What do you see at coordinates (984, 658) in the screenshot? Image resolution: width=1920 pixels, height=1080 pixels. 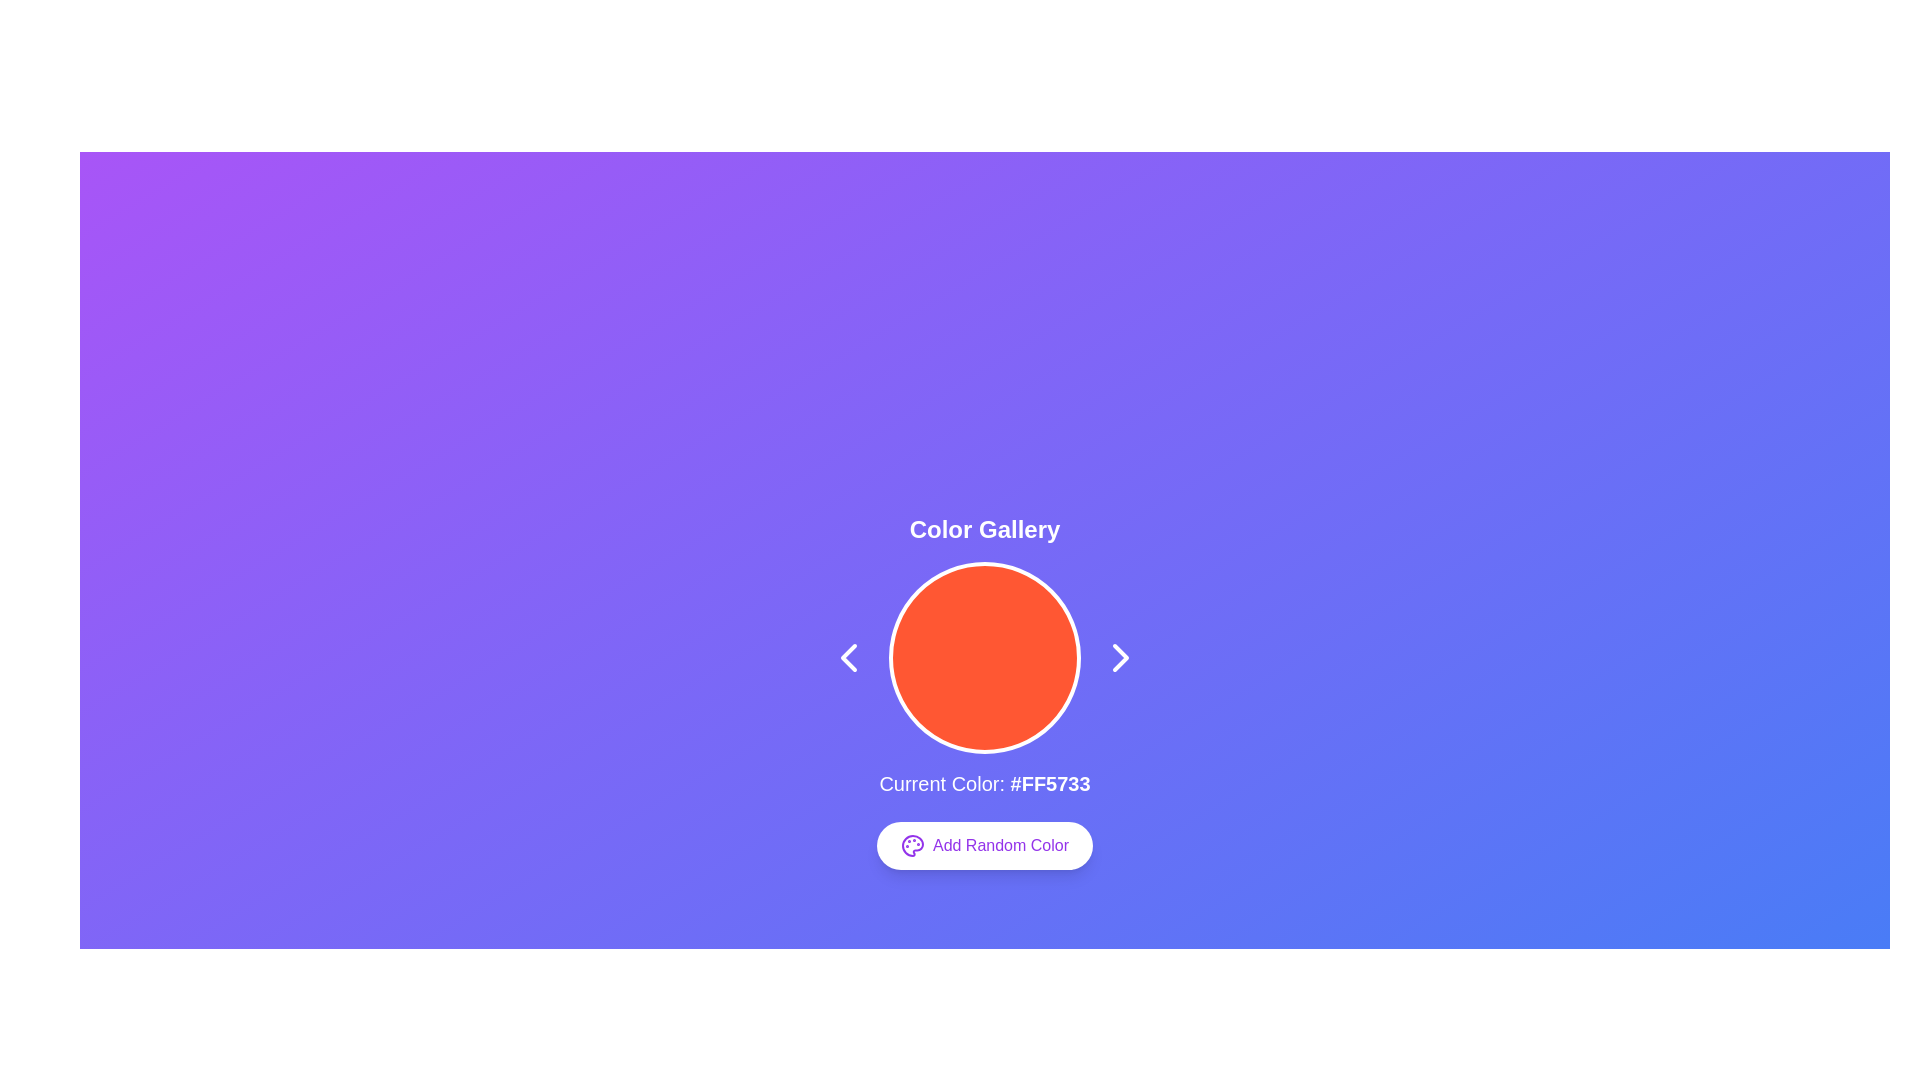 I see `the color of the primary circular graphic element with a reddish-orange fill and white rim, located in the Color Gallery interface` at bounding box center [984, 658].